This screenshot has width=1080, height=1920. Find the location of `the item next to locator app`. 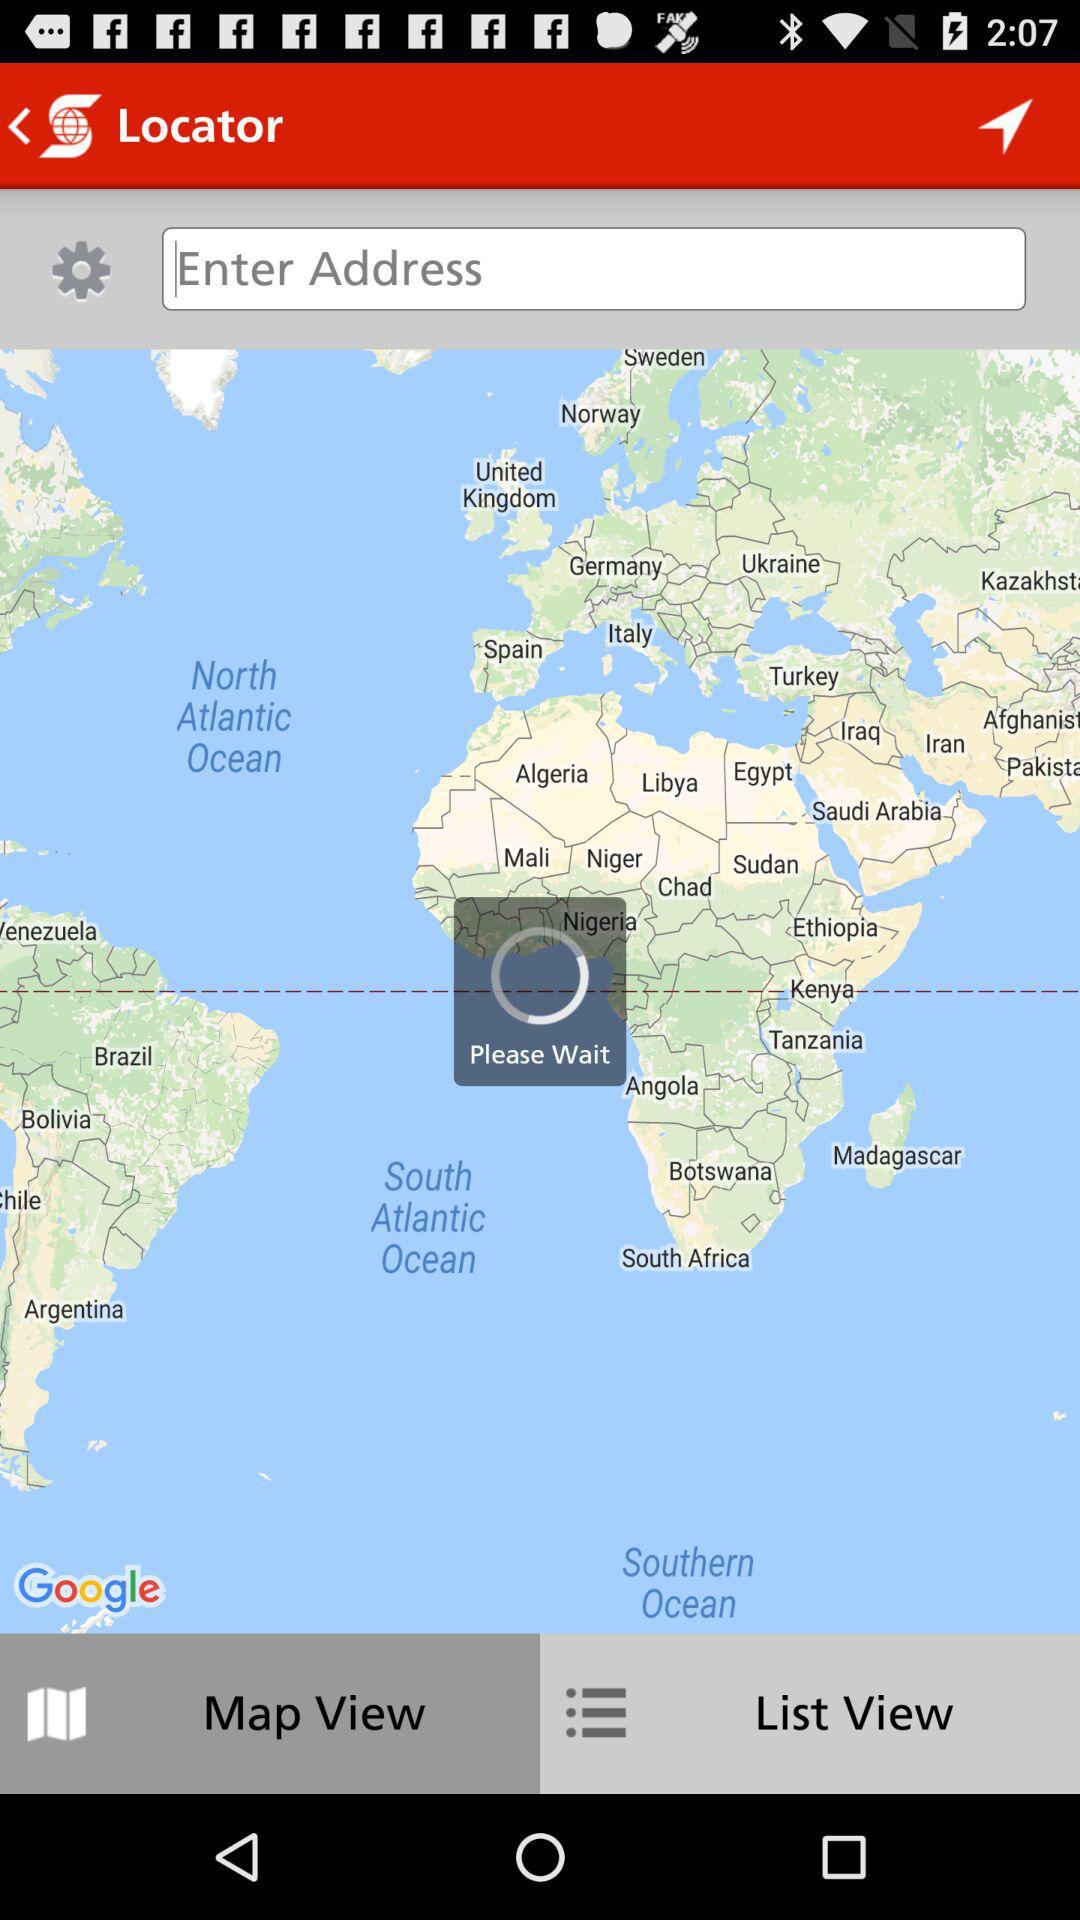

the item next to locator app is located at coordinates (1006, 124).